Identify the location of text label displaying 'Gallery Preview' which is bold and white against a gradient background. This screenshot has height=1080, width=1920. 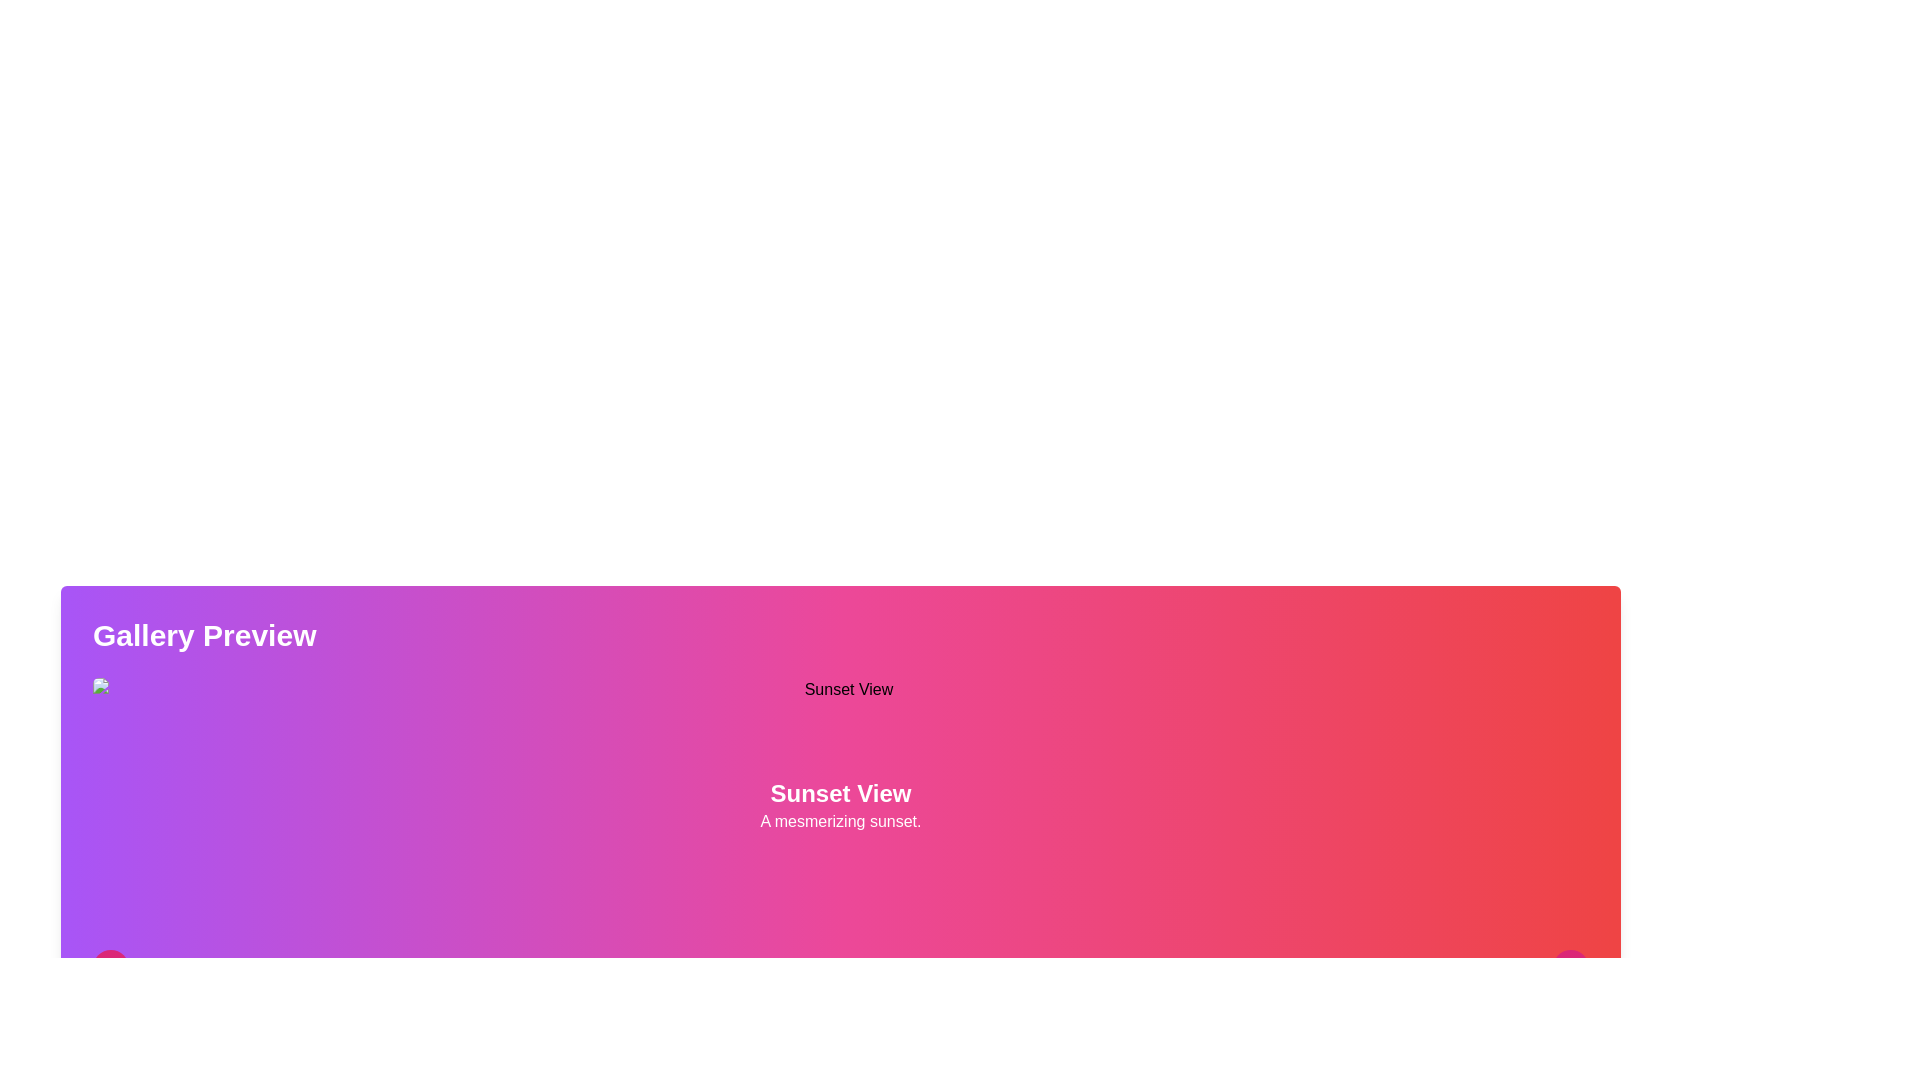
(204, 636).